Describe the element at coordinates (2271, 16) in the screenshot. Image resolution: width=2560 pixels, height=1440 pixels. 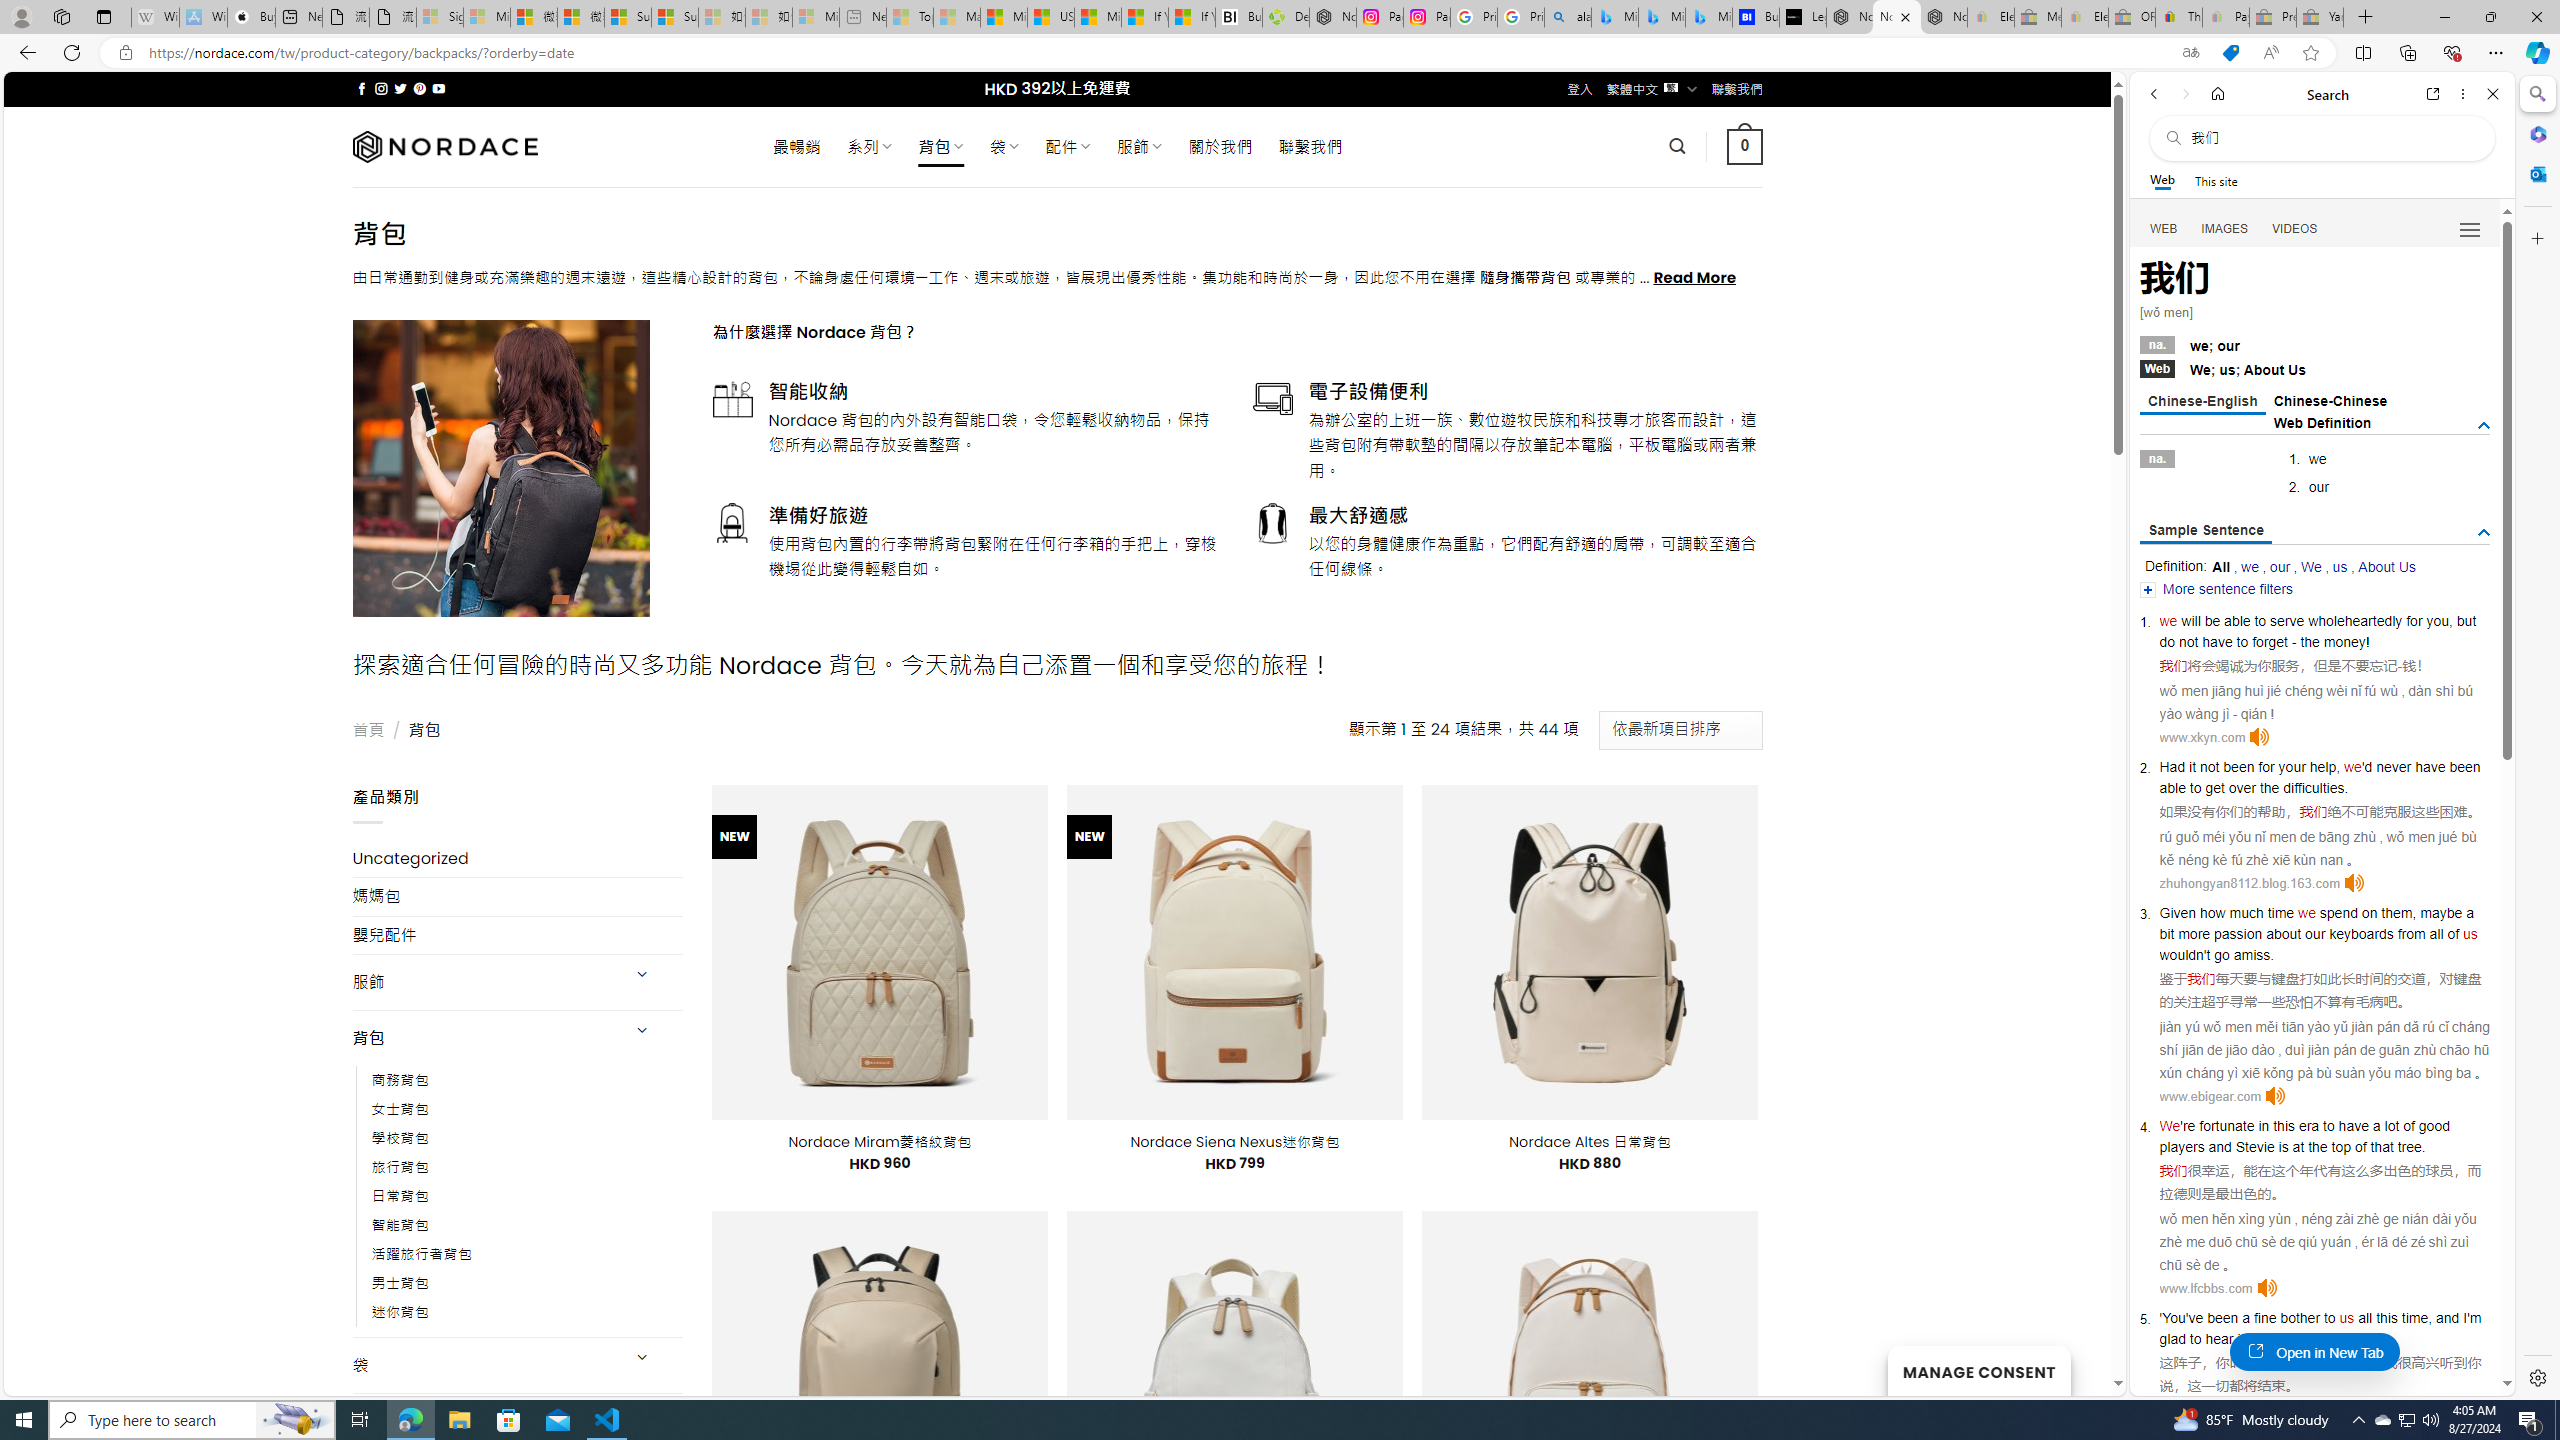
I see `'Press Room - eBay Inc. - Sleeping'` at that location.